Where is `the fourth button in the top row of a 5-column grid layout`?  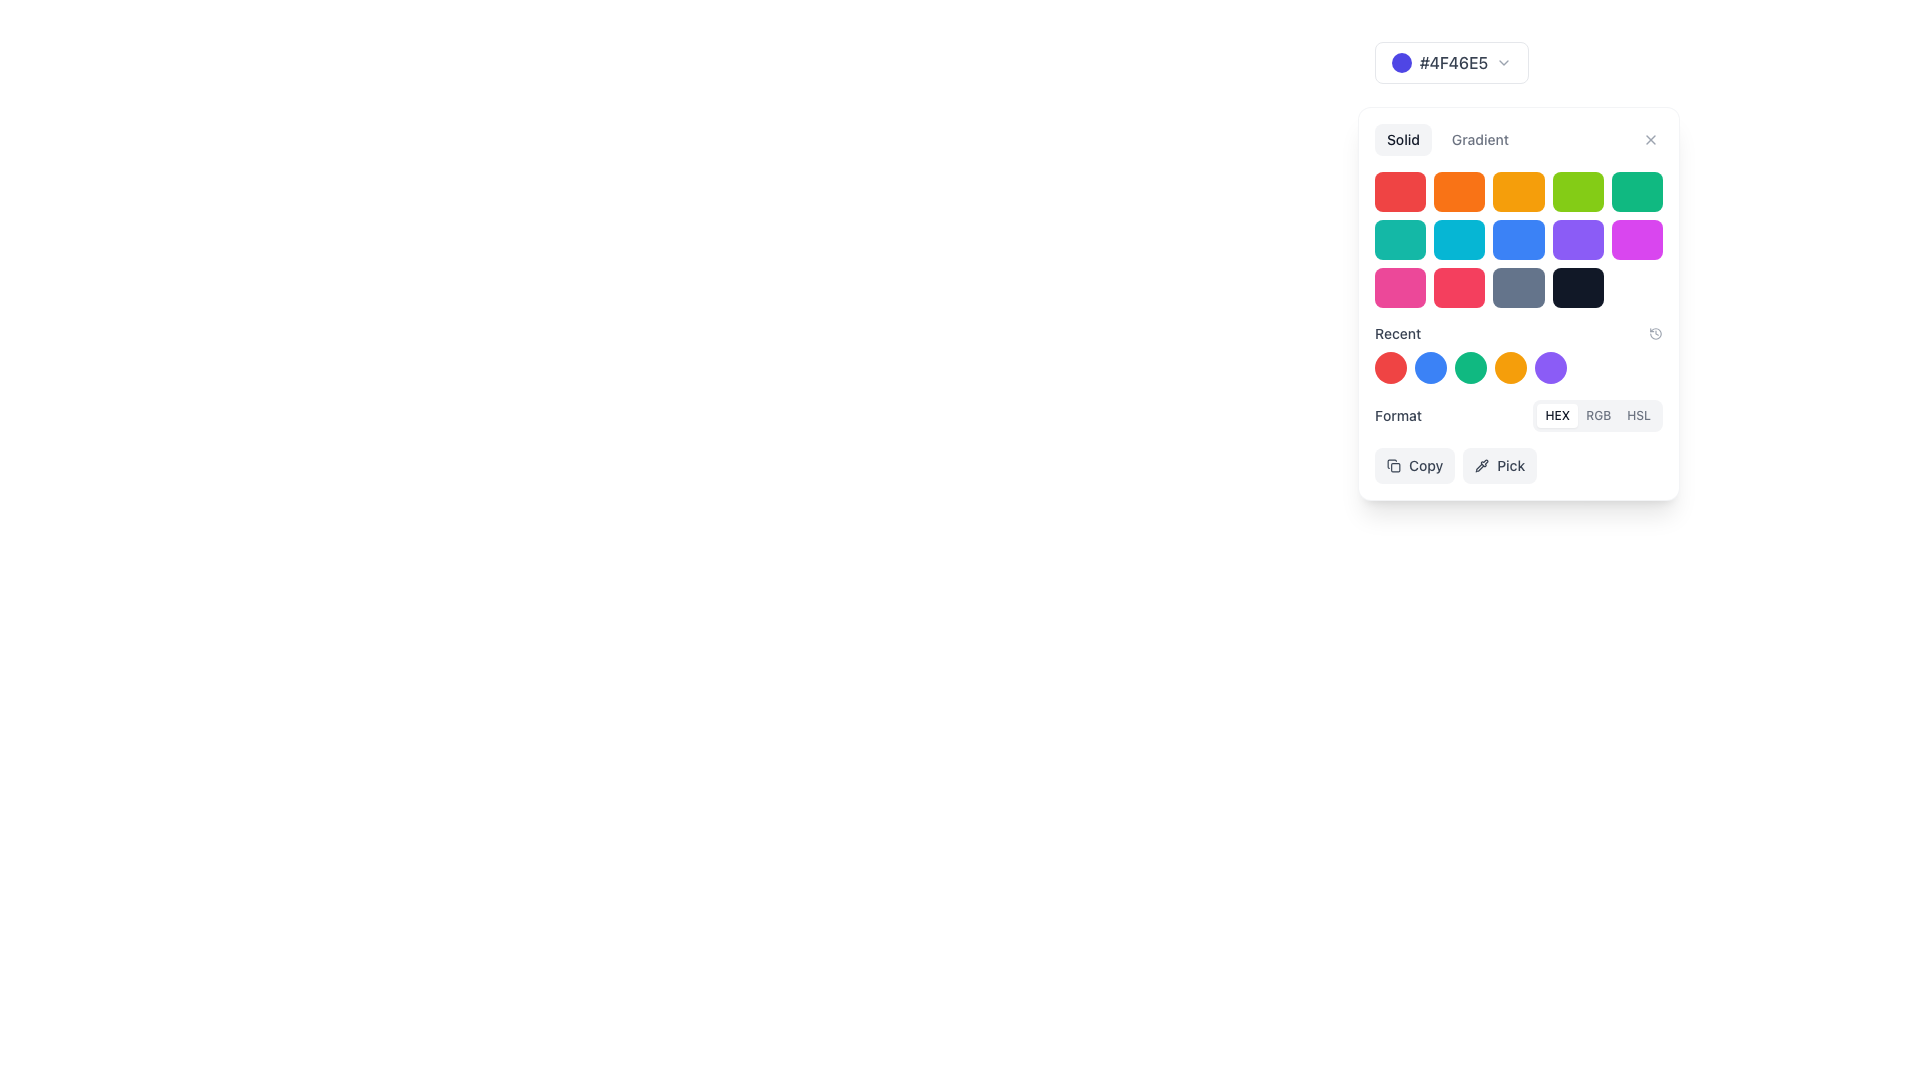
the fourth button in the top row of a 5-column grid layout is located at coordinates (1577, 192).